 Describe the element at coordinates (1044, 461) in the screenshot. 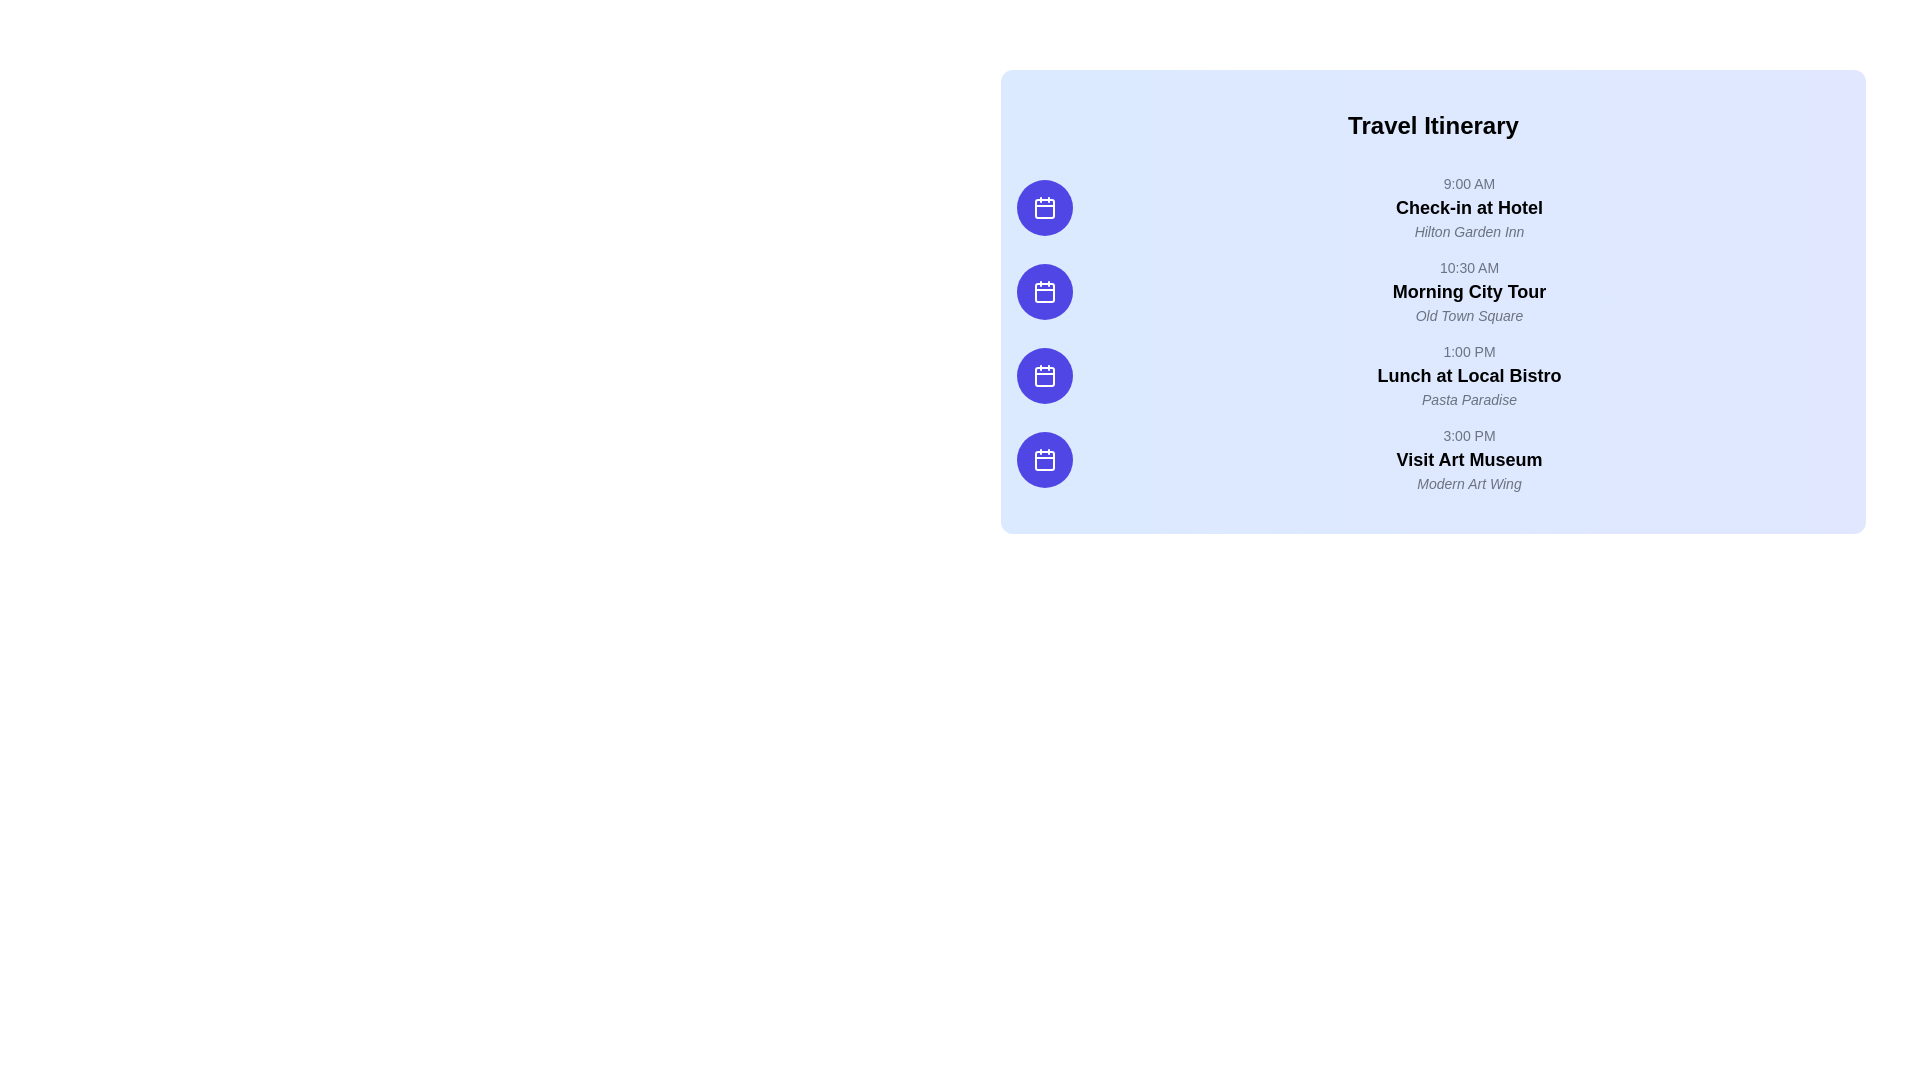

I see `the fourth calendar icon in the vertical stack on the left side of the 'Travel Itinerary' section` at that location.